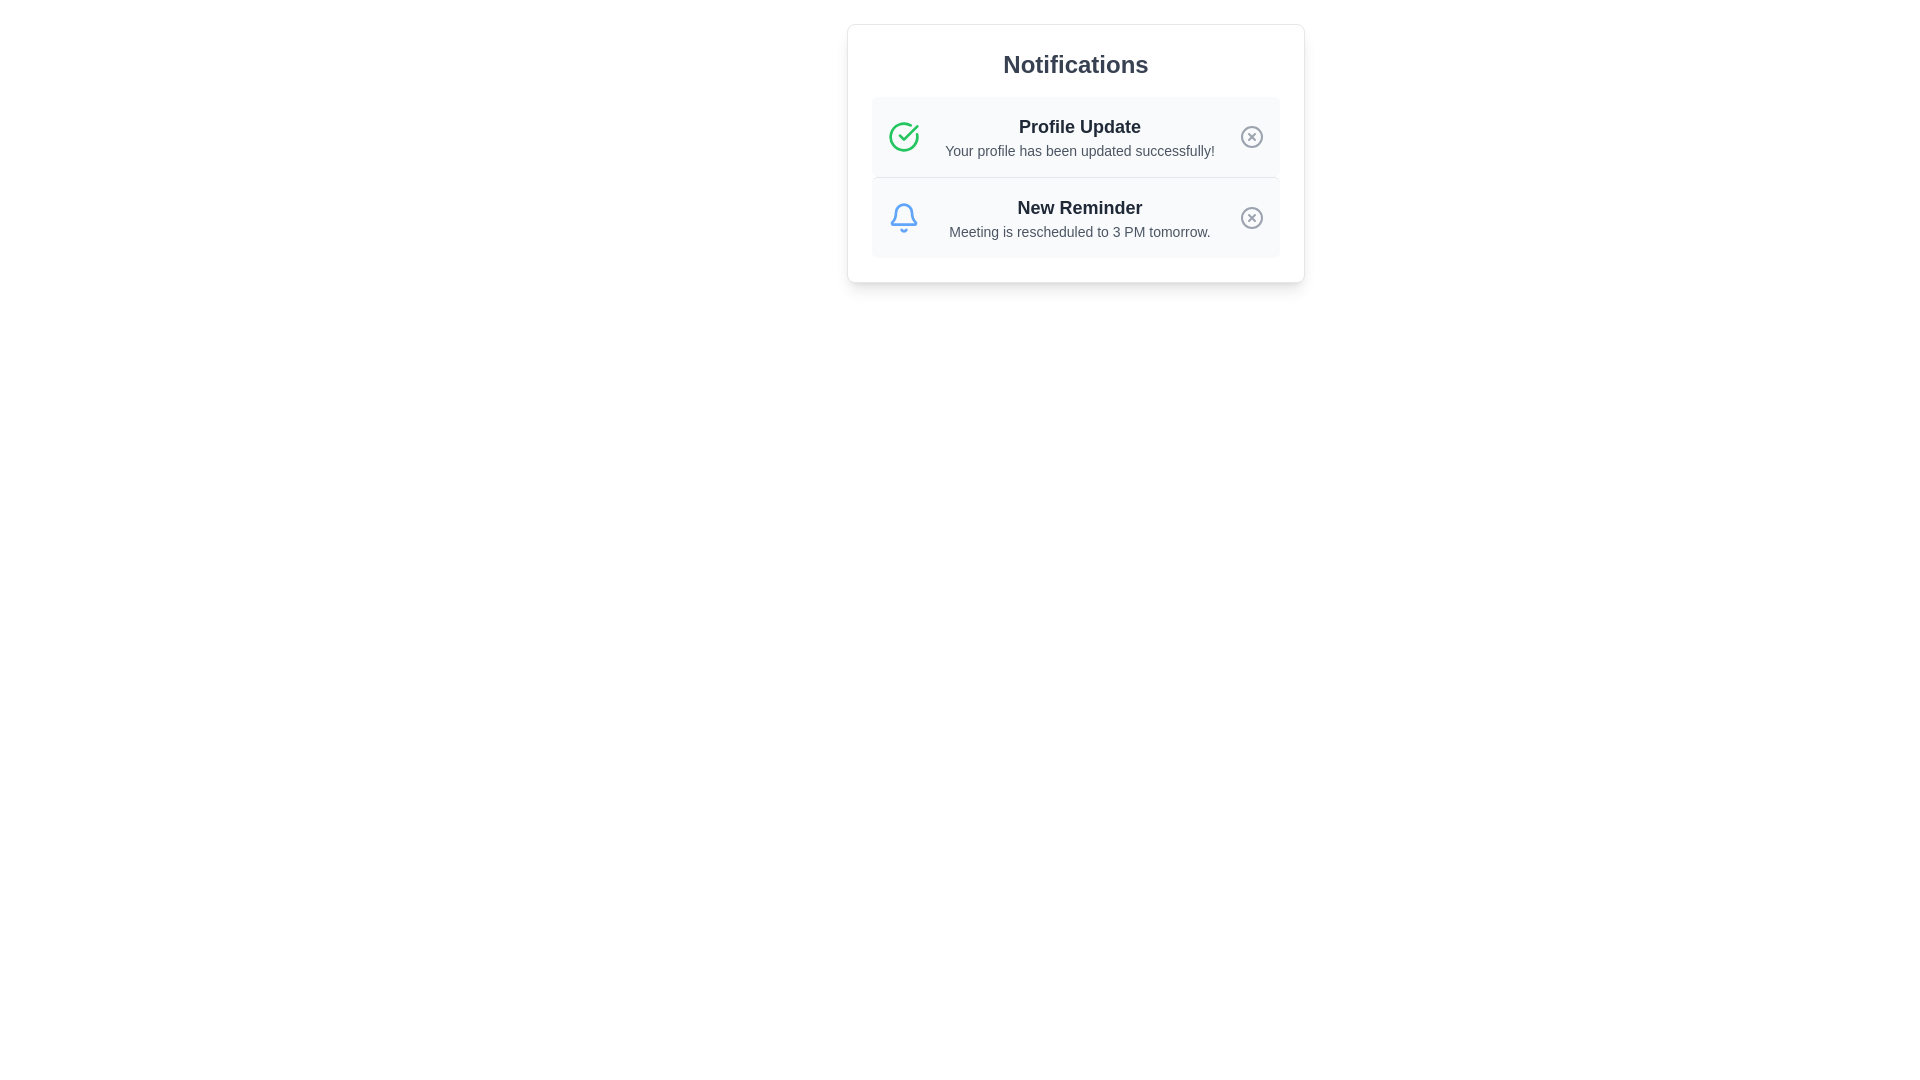  What do you see at coordinates (1079, 149) in the screenshot?
I see `the informational text label that indicates the successful completion of the profile update, located beneath the 'Profile Update' title` at bounding box center [1079, 149].